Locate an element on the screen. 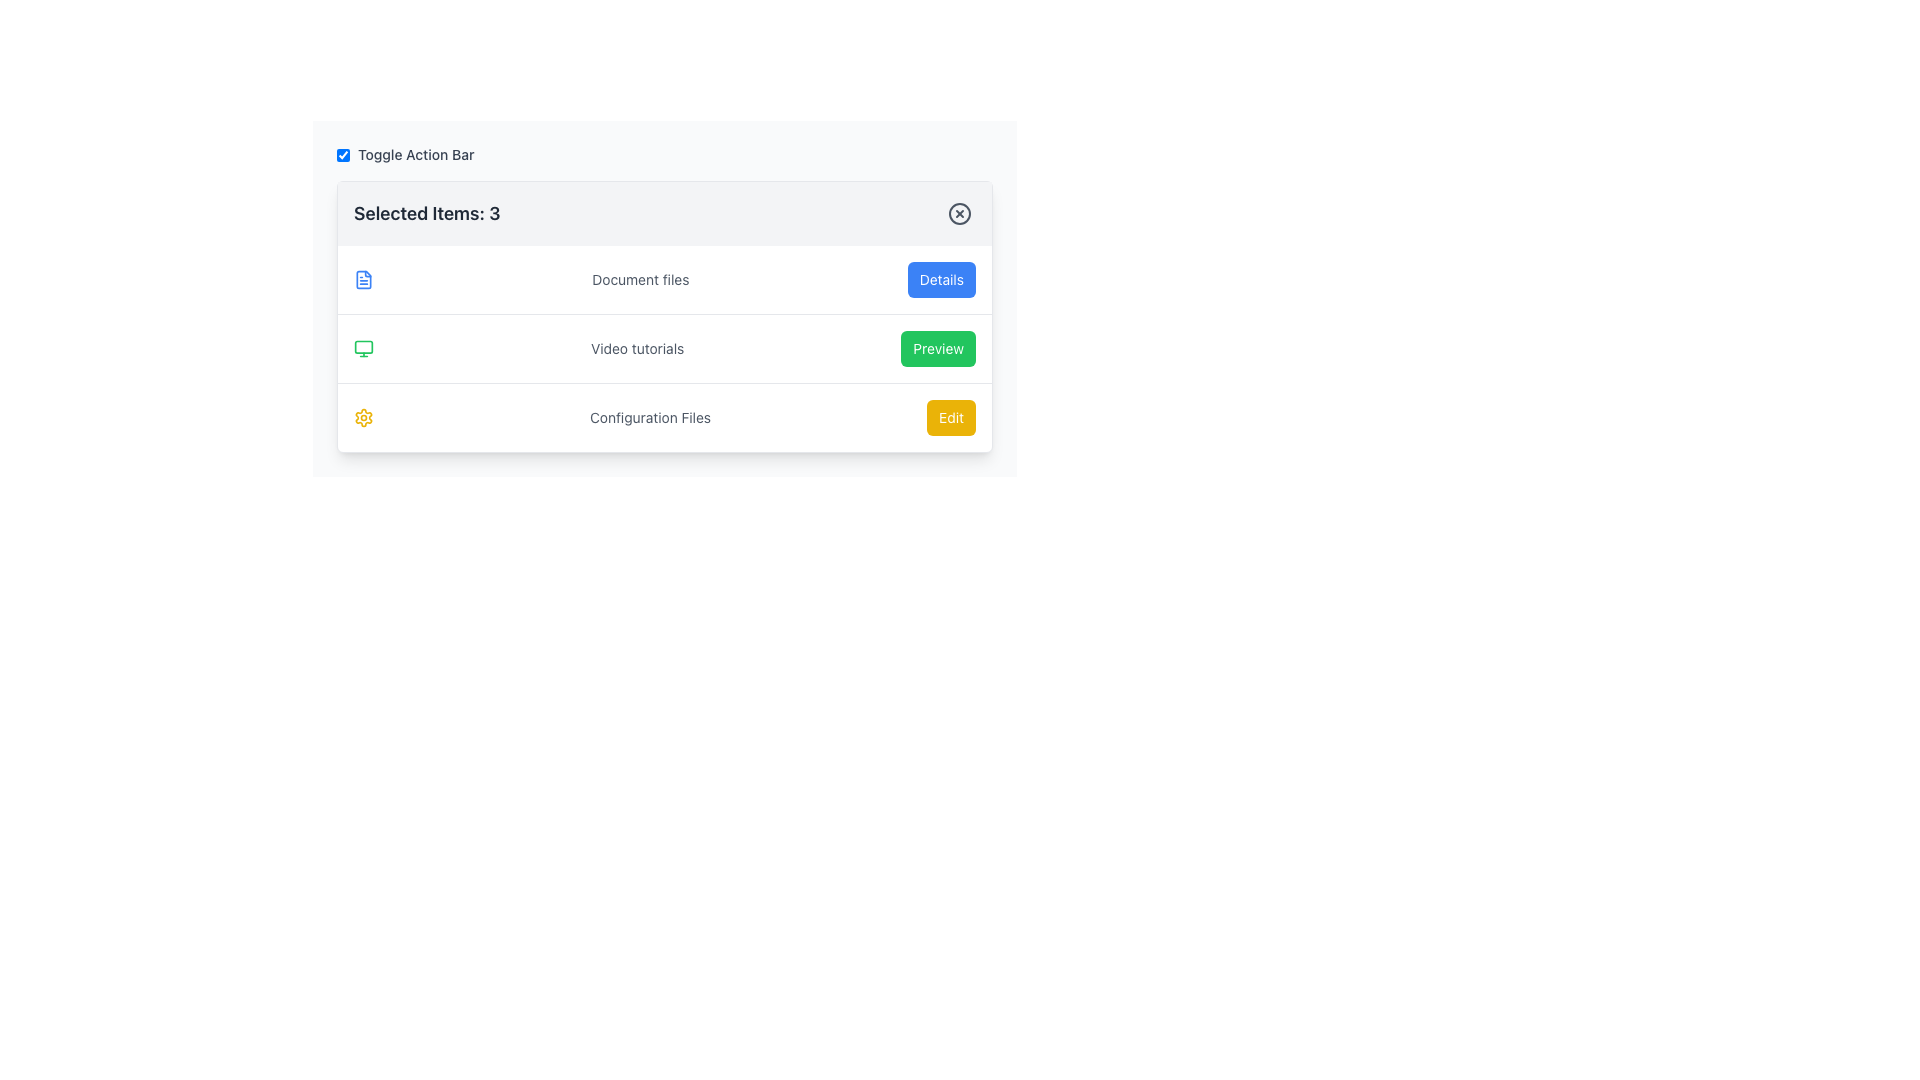 The height and width of the screenshot is (1080, 1920). the 'Edit' button, which is a yellow rectangular button with white text and rounded corners, located at the right side of the 'Configuration Files' row is located at coordinates (950, 416).